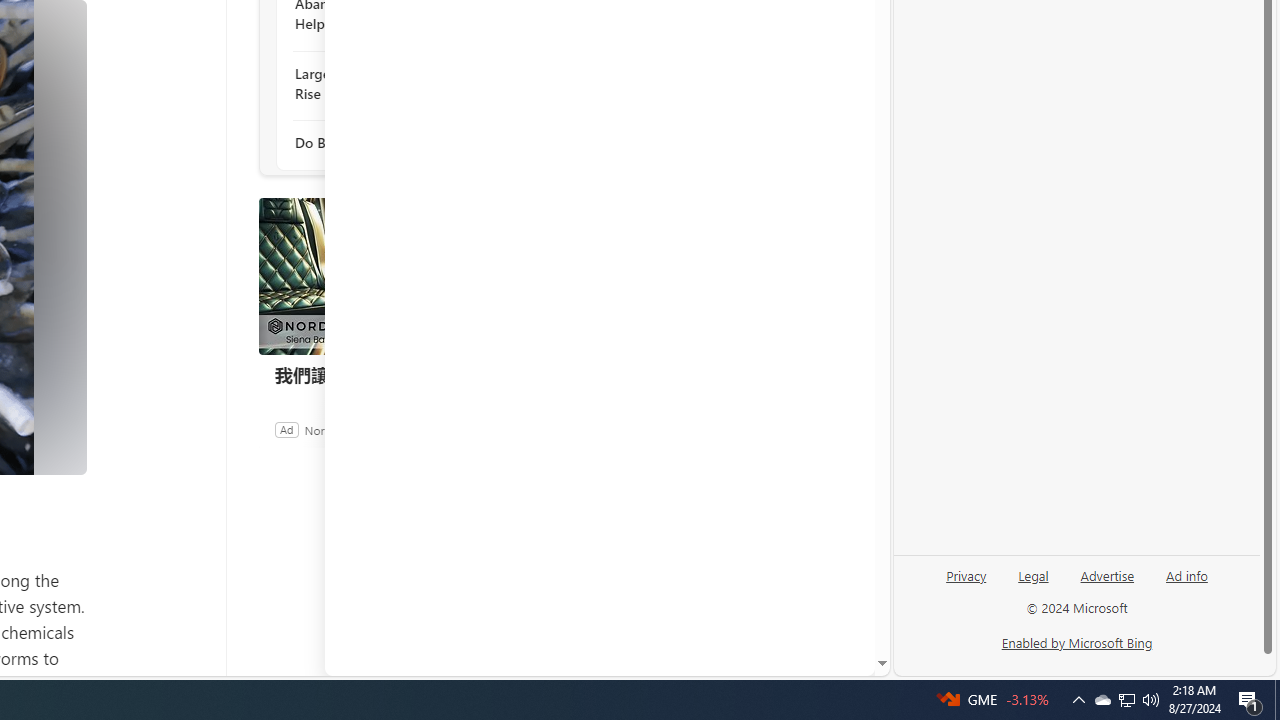 The image size is (1280, 720). What do you see at coordinates (1187, 574) in the screenshot?
I see `'Ad info'` at bounding box center [1187, 574].